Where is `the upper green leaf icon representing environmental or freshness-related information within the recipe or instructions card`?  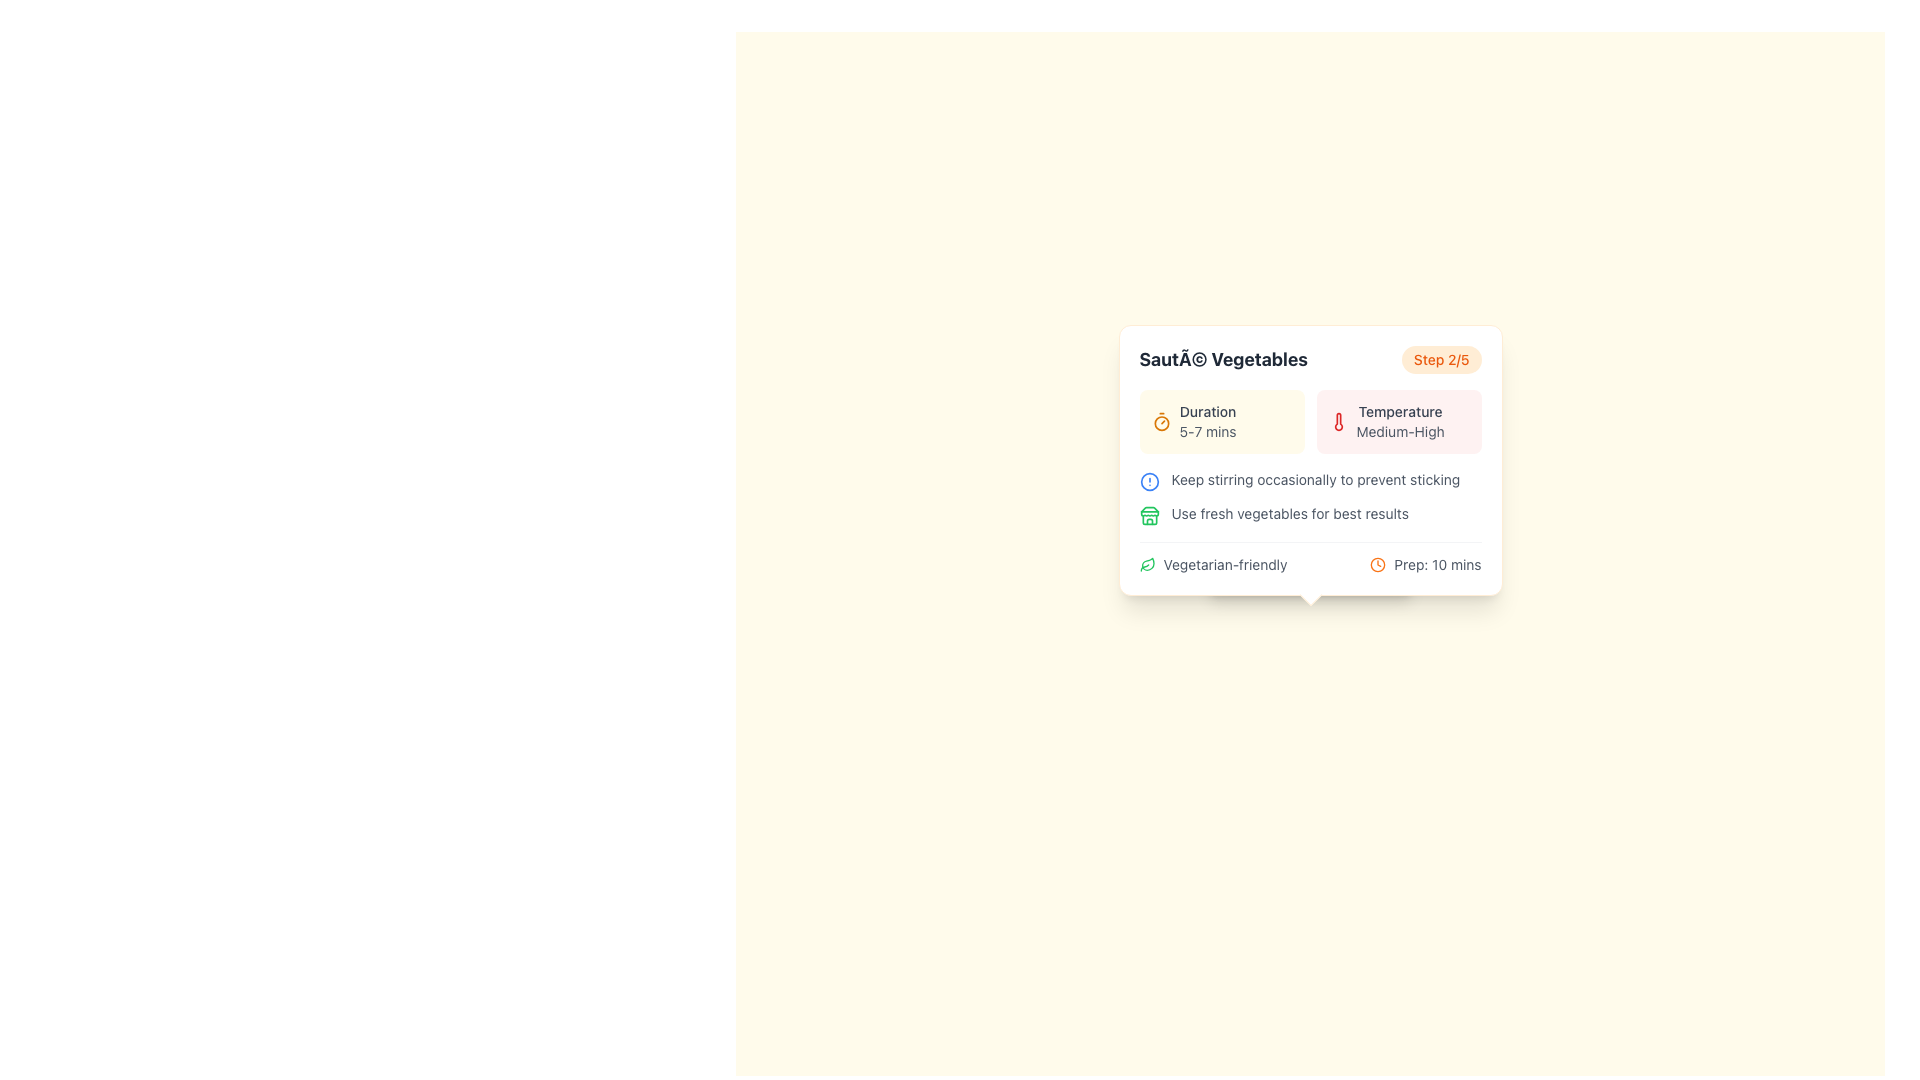 the upper green leaf icon representing environmental or freshness-related information within the recipe or instructions card is located at coordinates (1147, 564).